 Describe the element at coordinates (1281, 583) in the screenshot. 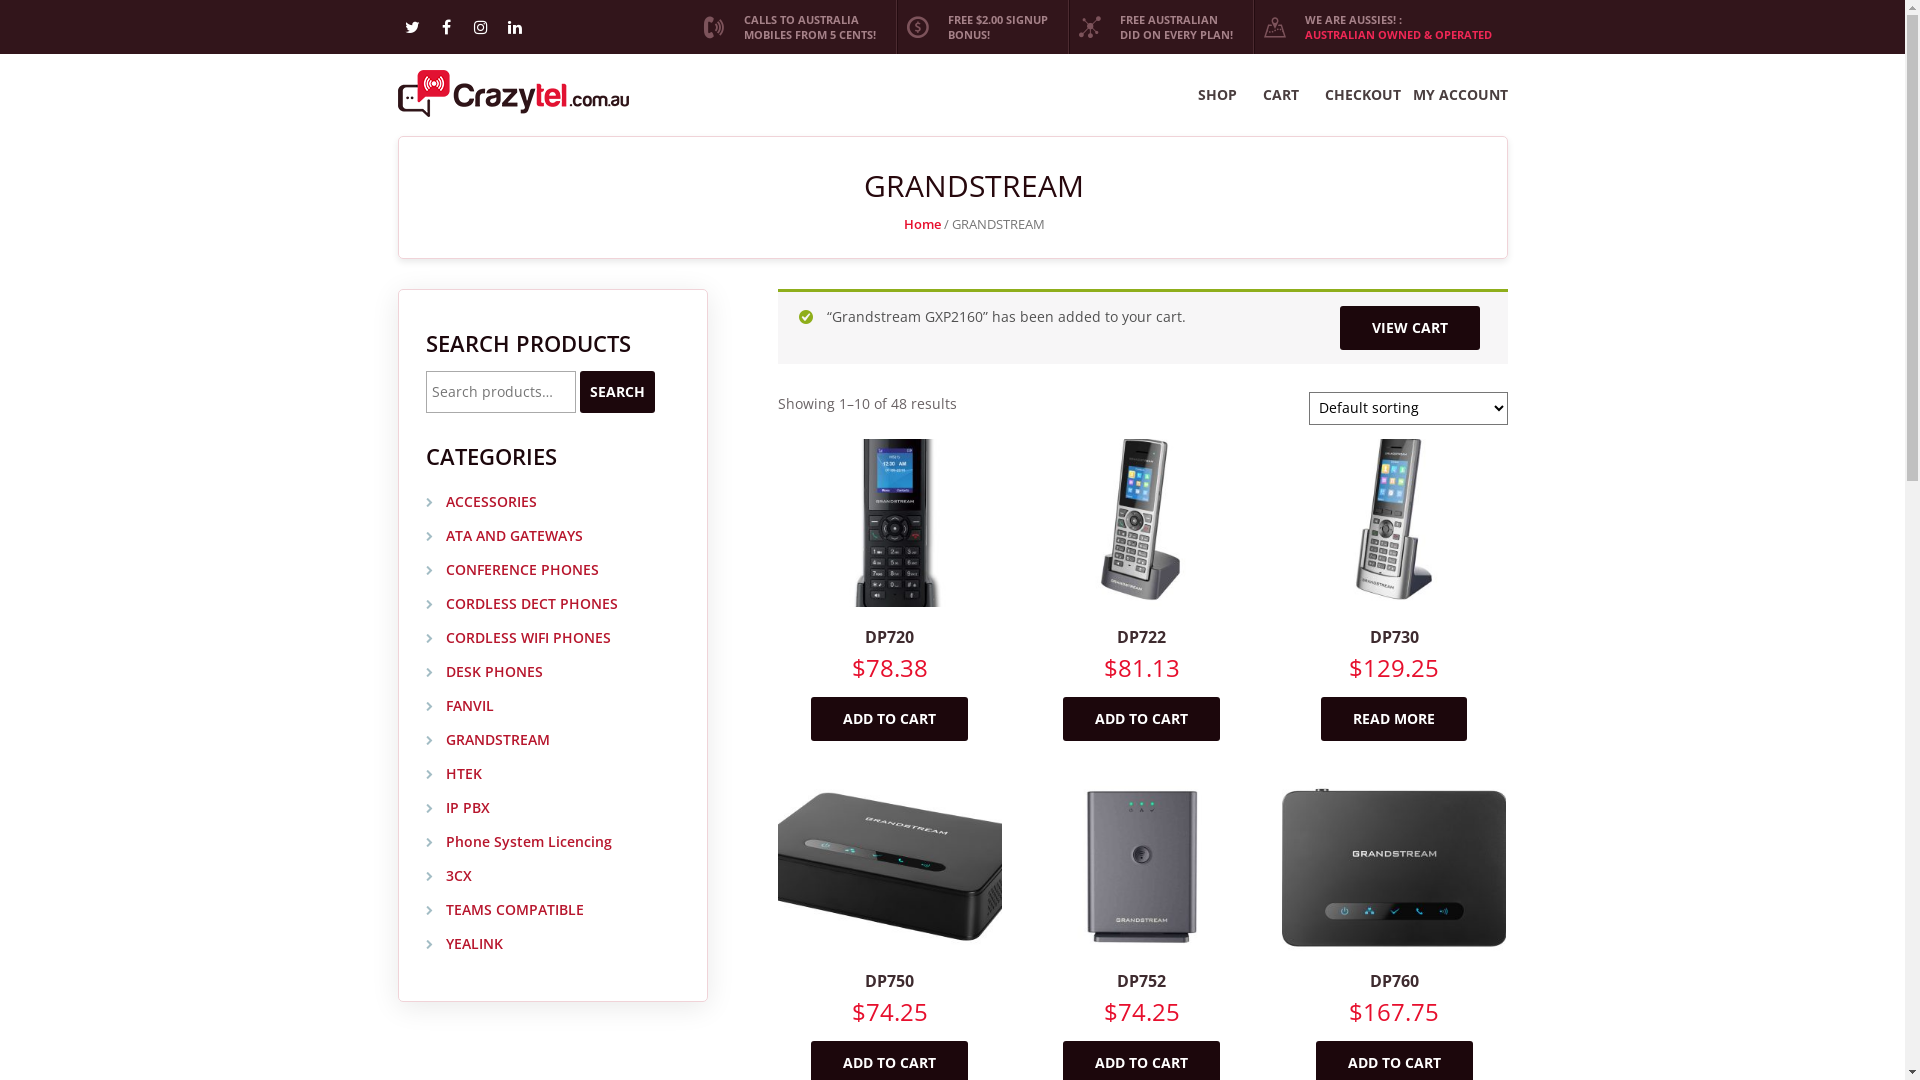

I see `'DP730` at that location.